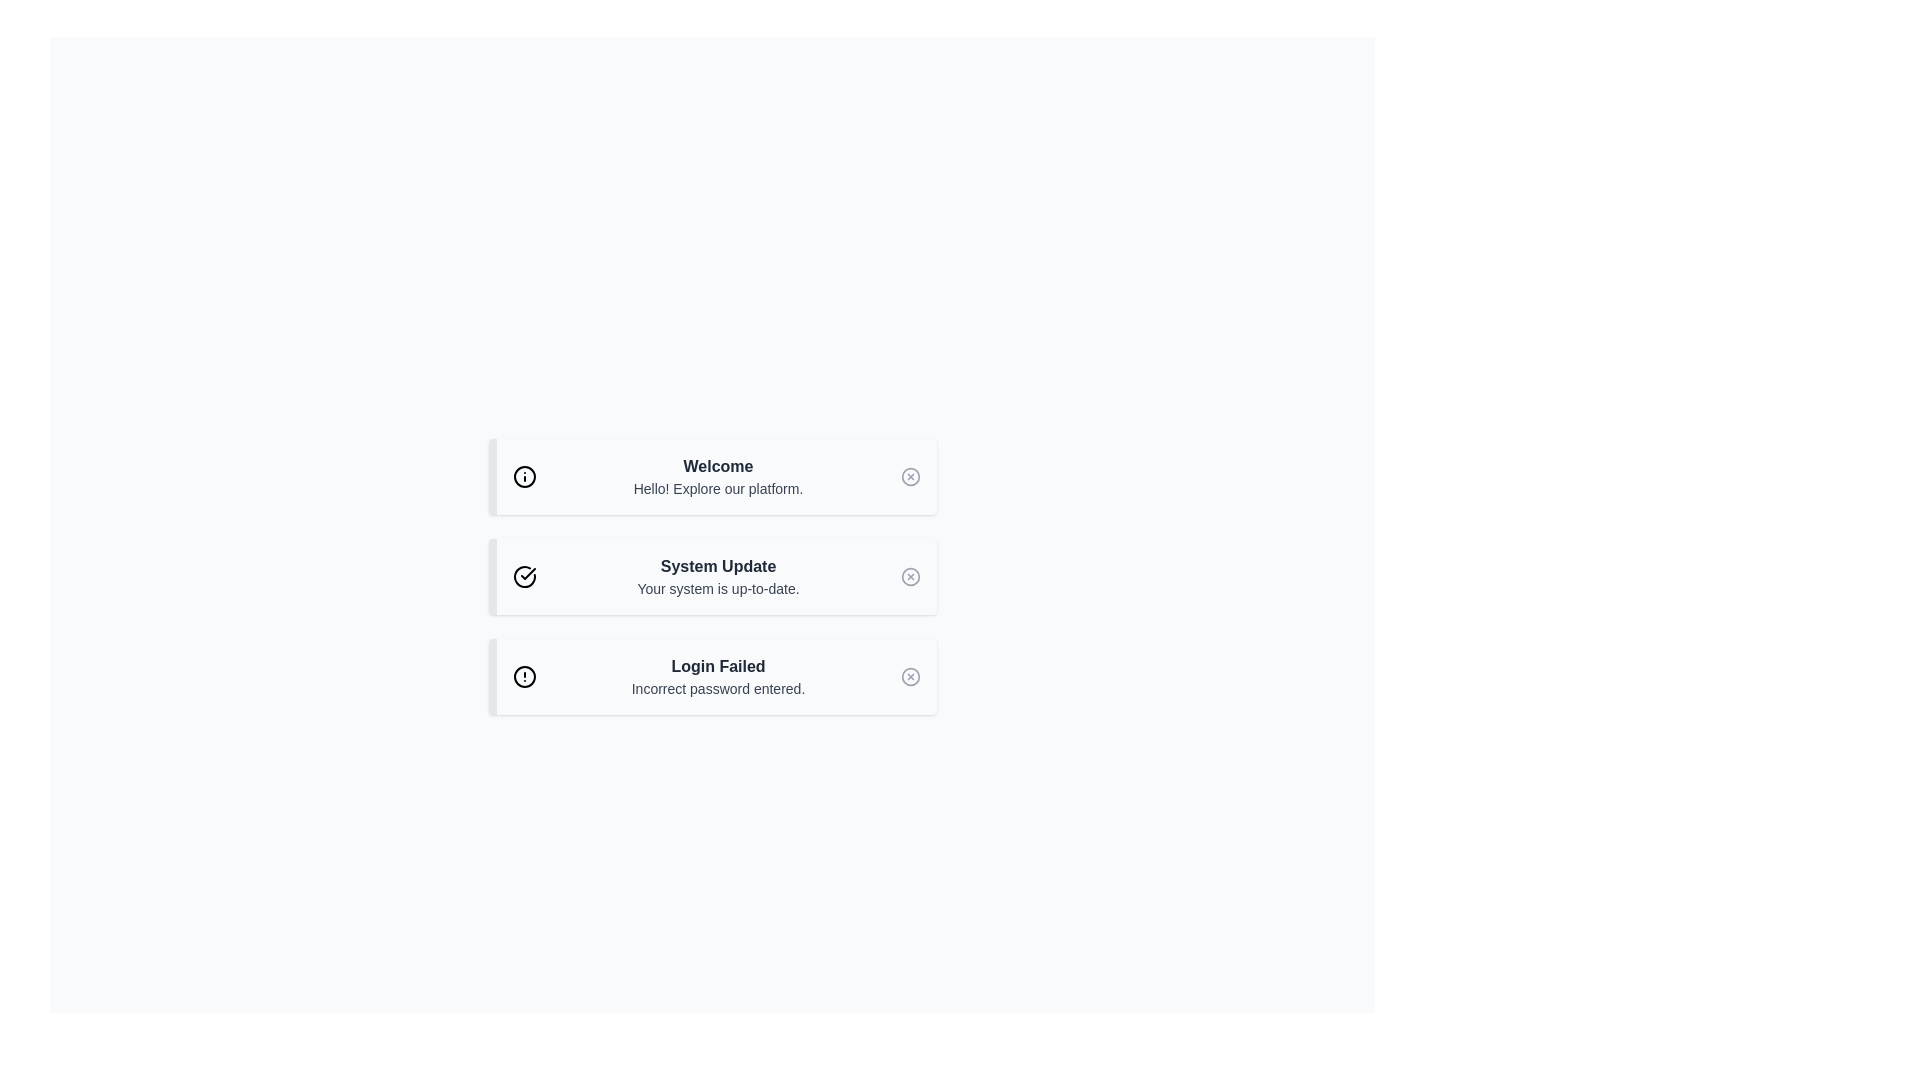 The height and width of the screenshot is (1080, 1920). What do you see at coordinates (909, 477) in the screenshot?
I see `the SVG Graphic - Circle element, which is part of the 'X' icon indicating a closure action, located to the right of the 'Welcome' label` at bounding box center [909, 477].